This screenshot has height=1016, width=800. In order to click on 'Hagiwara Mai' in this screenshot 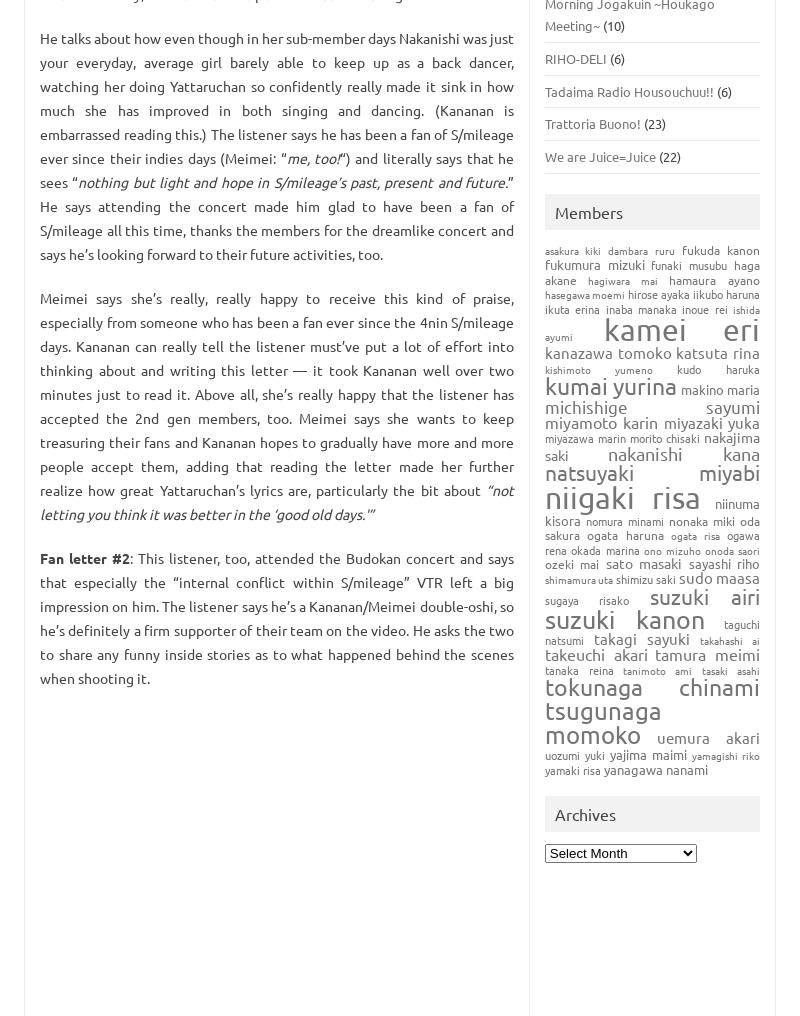, I will do `click(587, 278)`.